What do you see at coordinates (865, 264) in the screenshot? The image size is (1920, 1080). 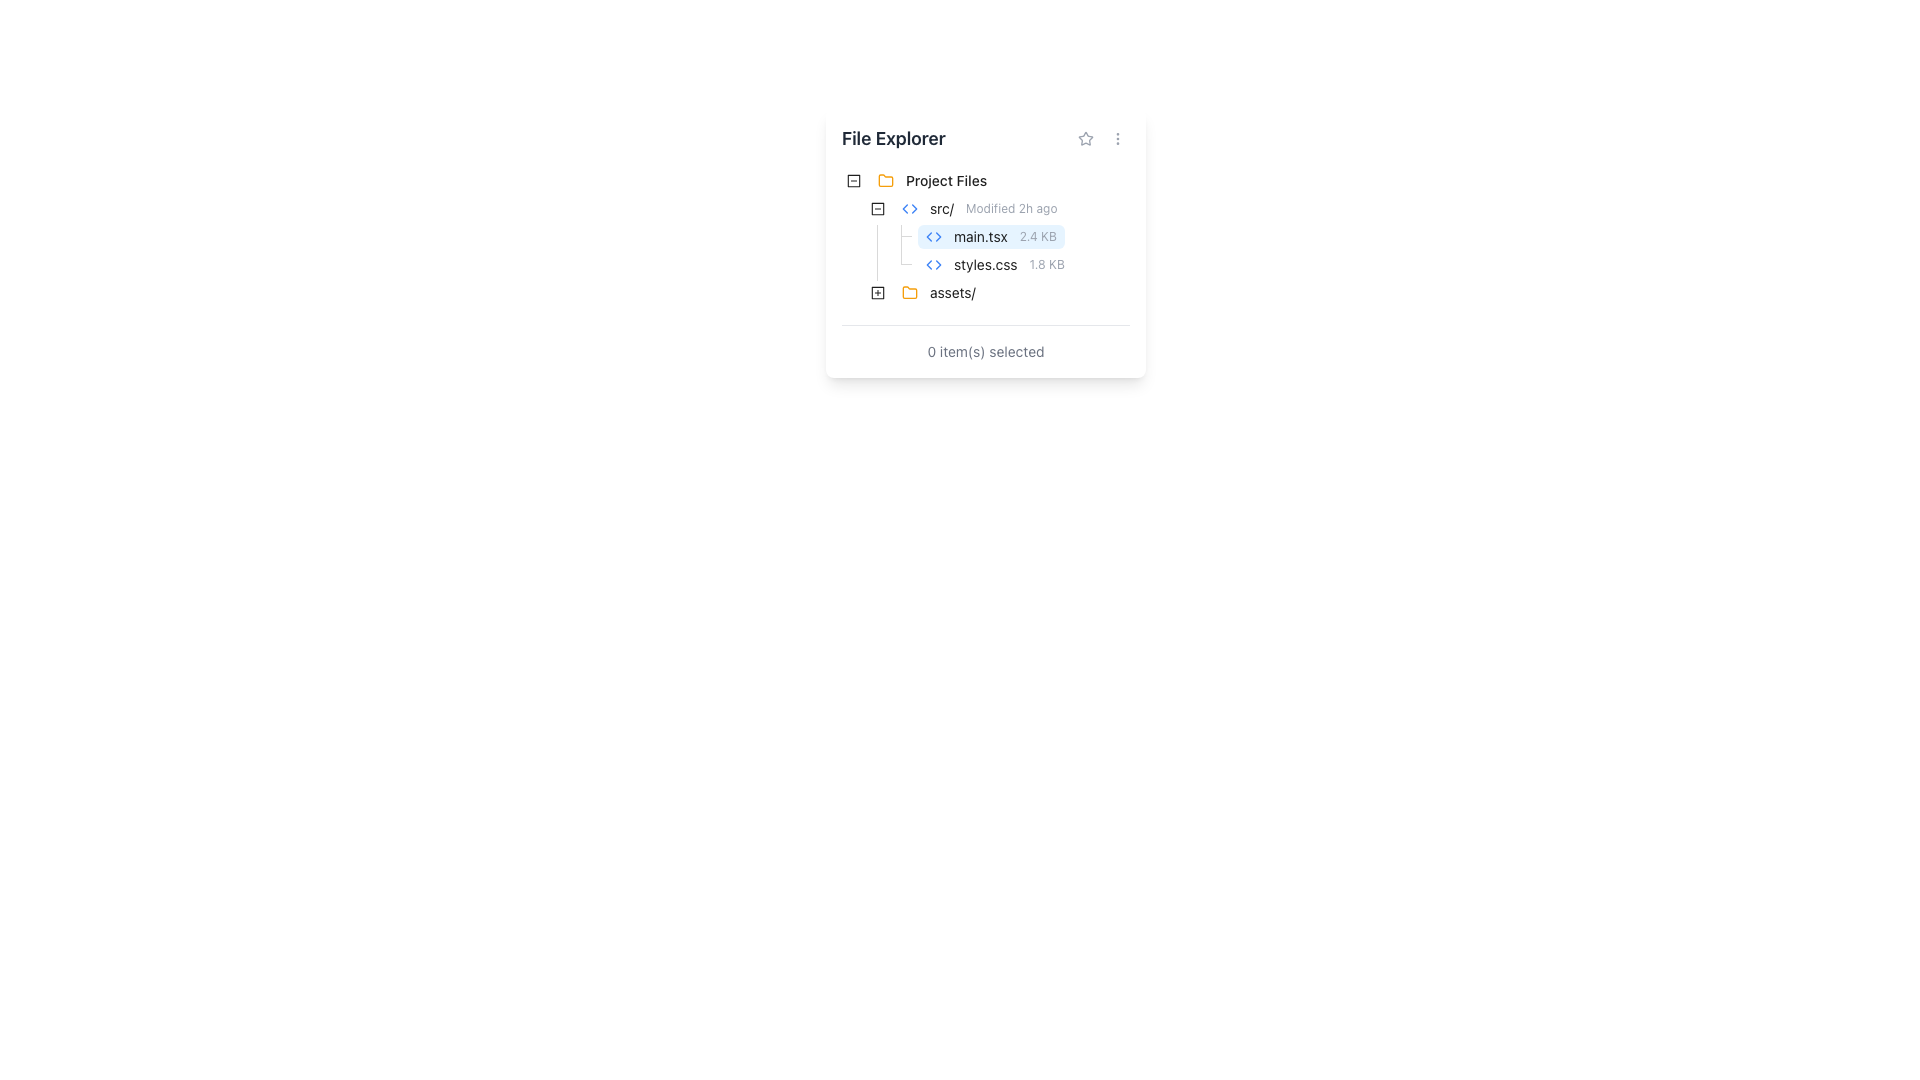 I see `the Tree indent marker located beneath the 'styles.css' file in the tree structure under the 'src/' directory` at bounding box center [865, 264].